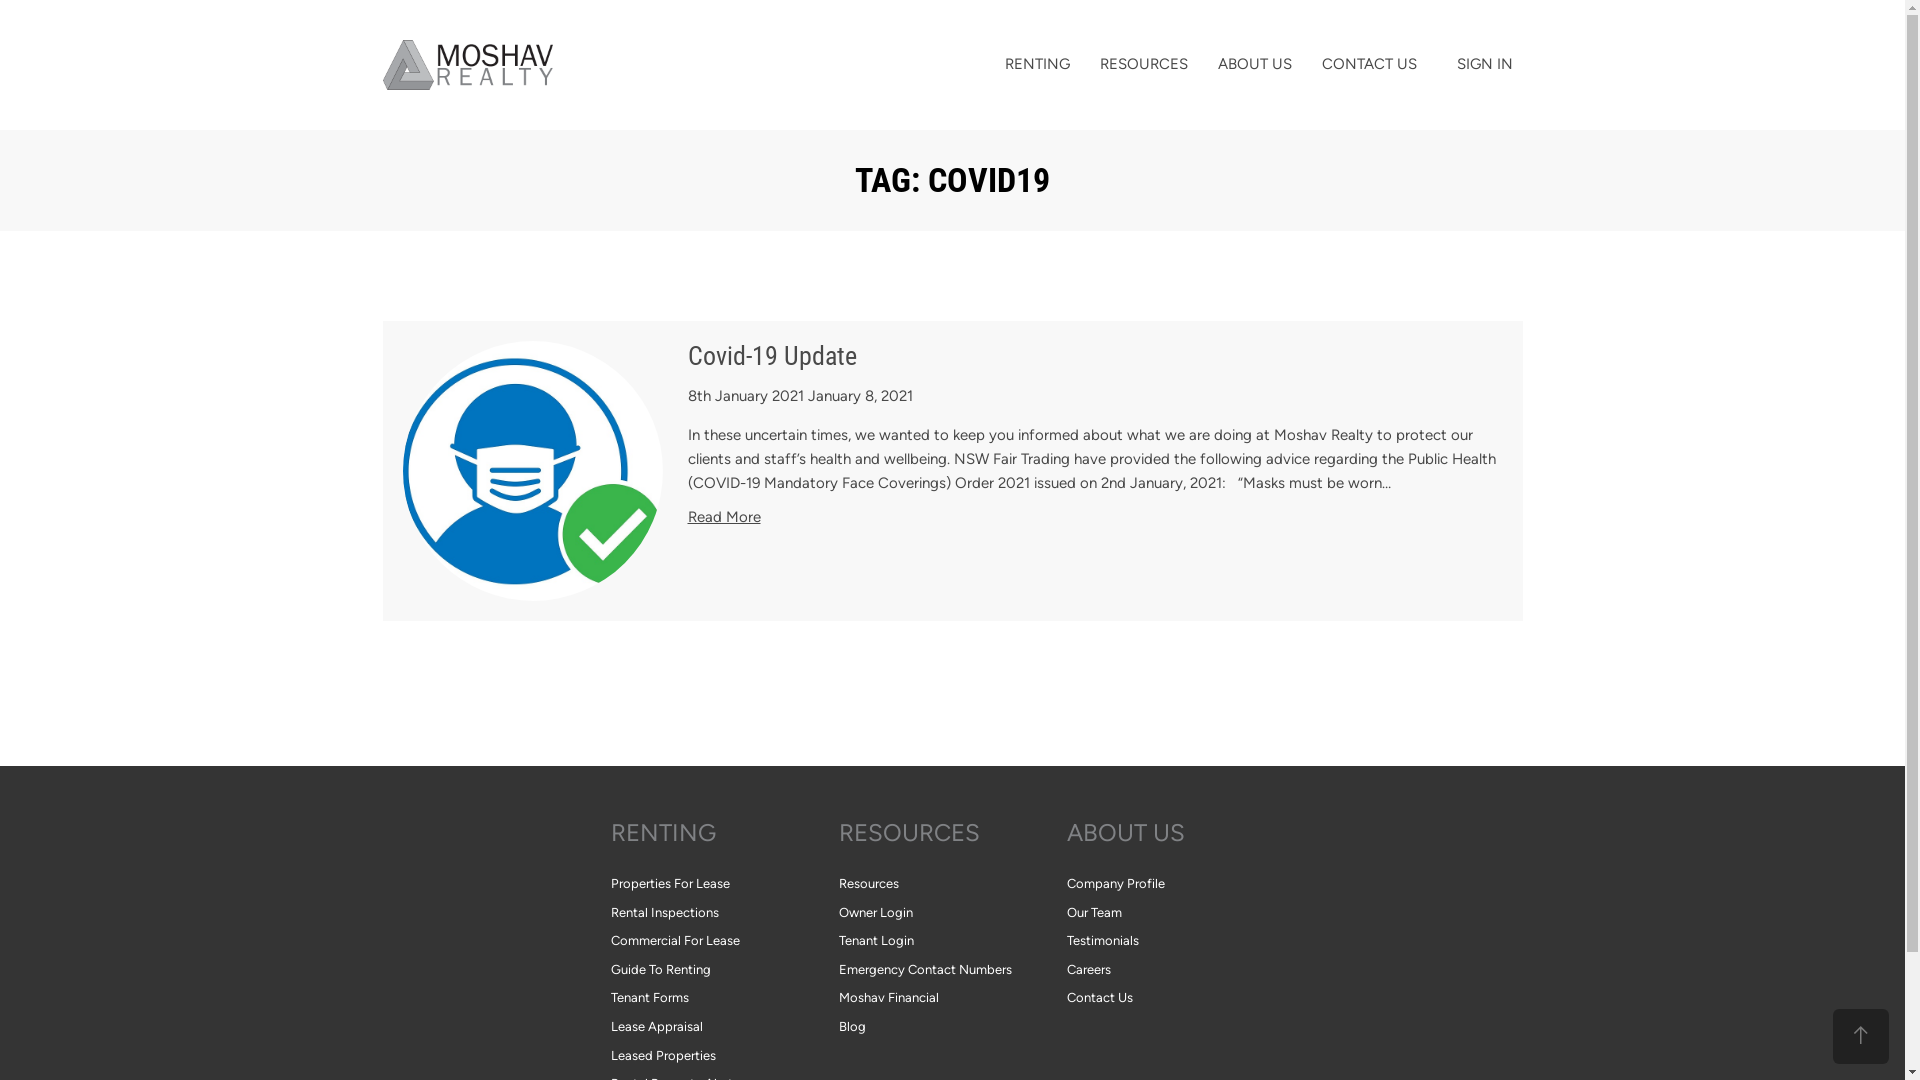 This screenshot has height=1080, width=1920. Describe the element at coordinates (723, 883) in the screenshot. I see `'Properties For Lease'` at that location.